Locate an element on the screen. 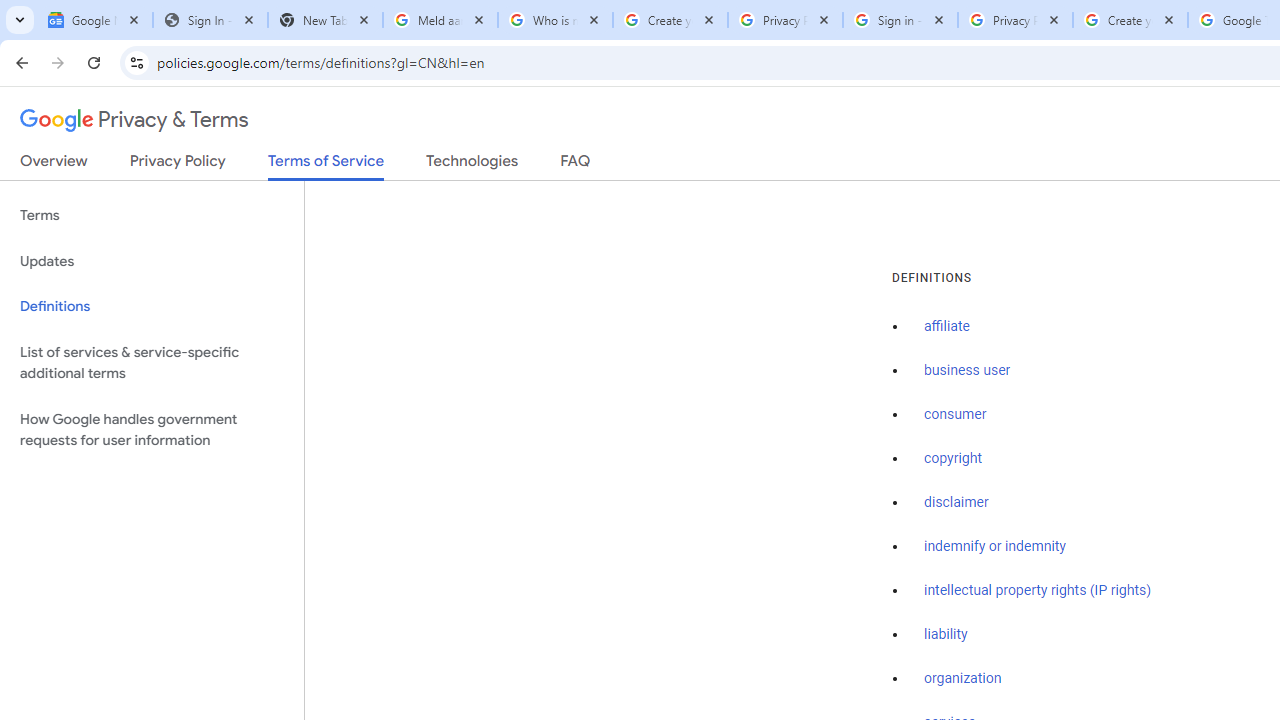 This screenshot has height=720, width=1280. 'Sign in - Google Accounts' is located at coordinates (899, 20).